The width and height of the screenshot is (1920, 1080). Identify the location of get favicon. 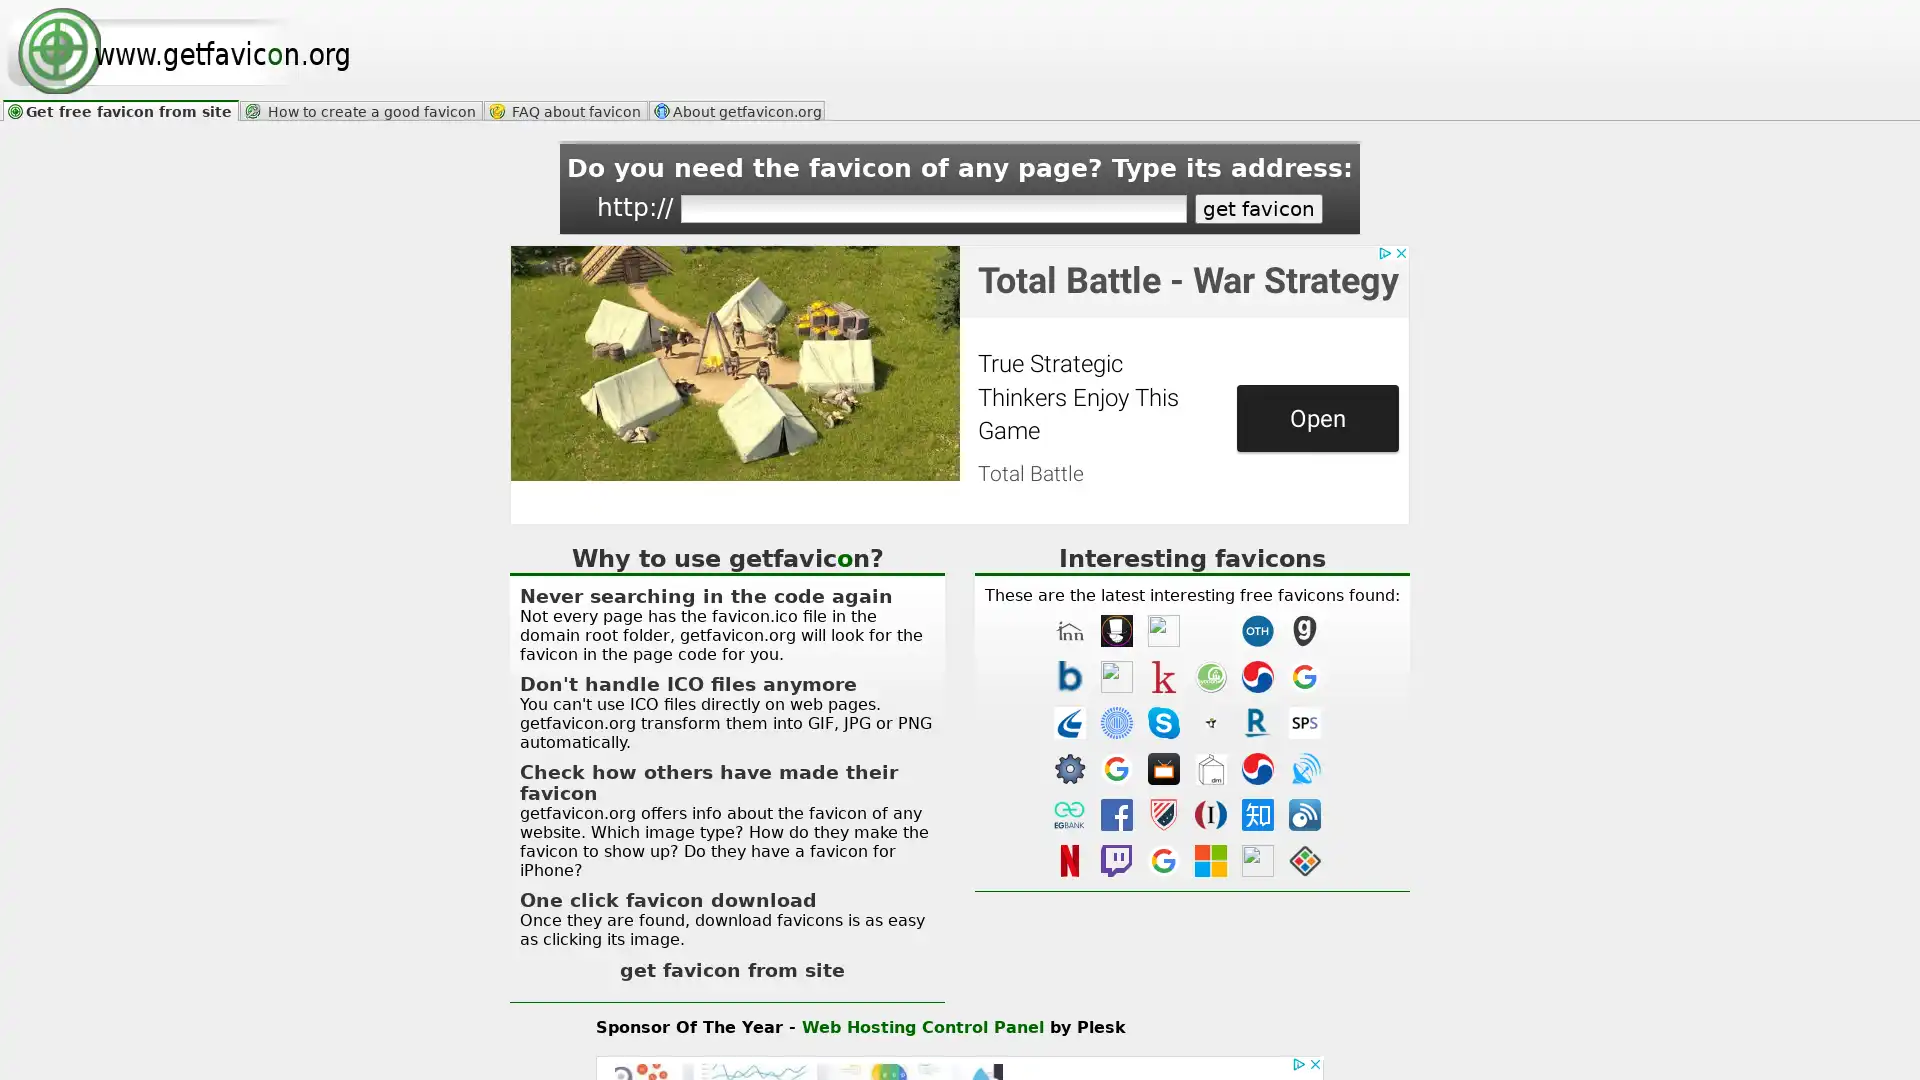
(1257, 208).